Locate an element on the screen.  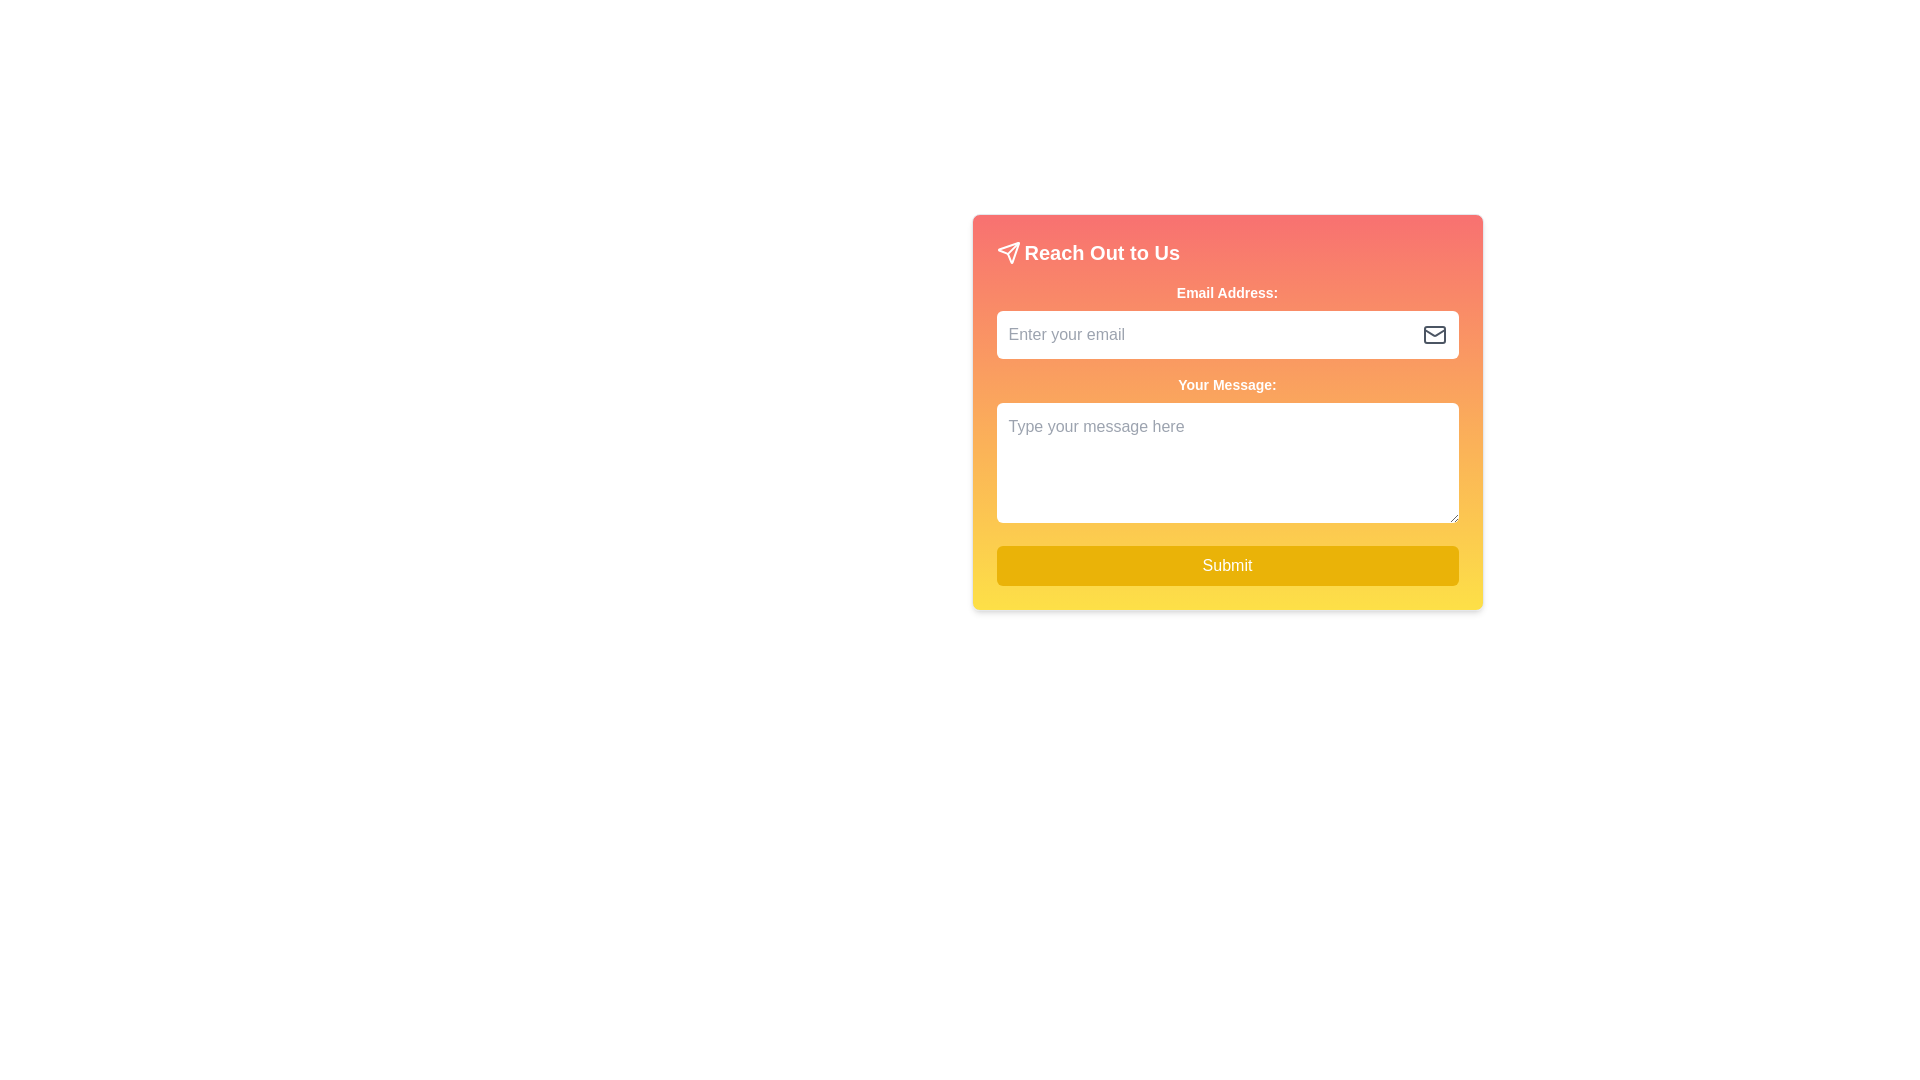
the paper airplane icon located next to the 'Reach Out to Us' text in the title section of the form is located at coordinates (1008, 252).